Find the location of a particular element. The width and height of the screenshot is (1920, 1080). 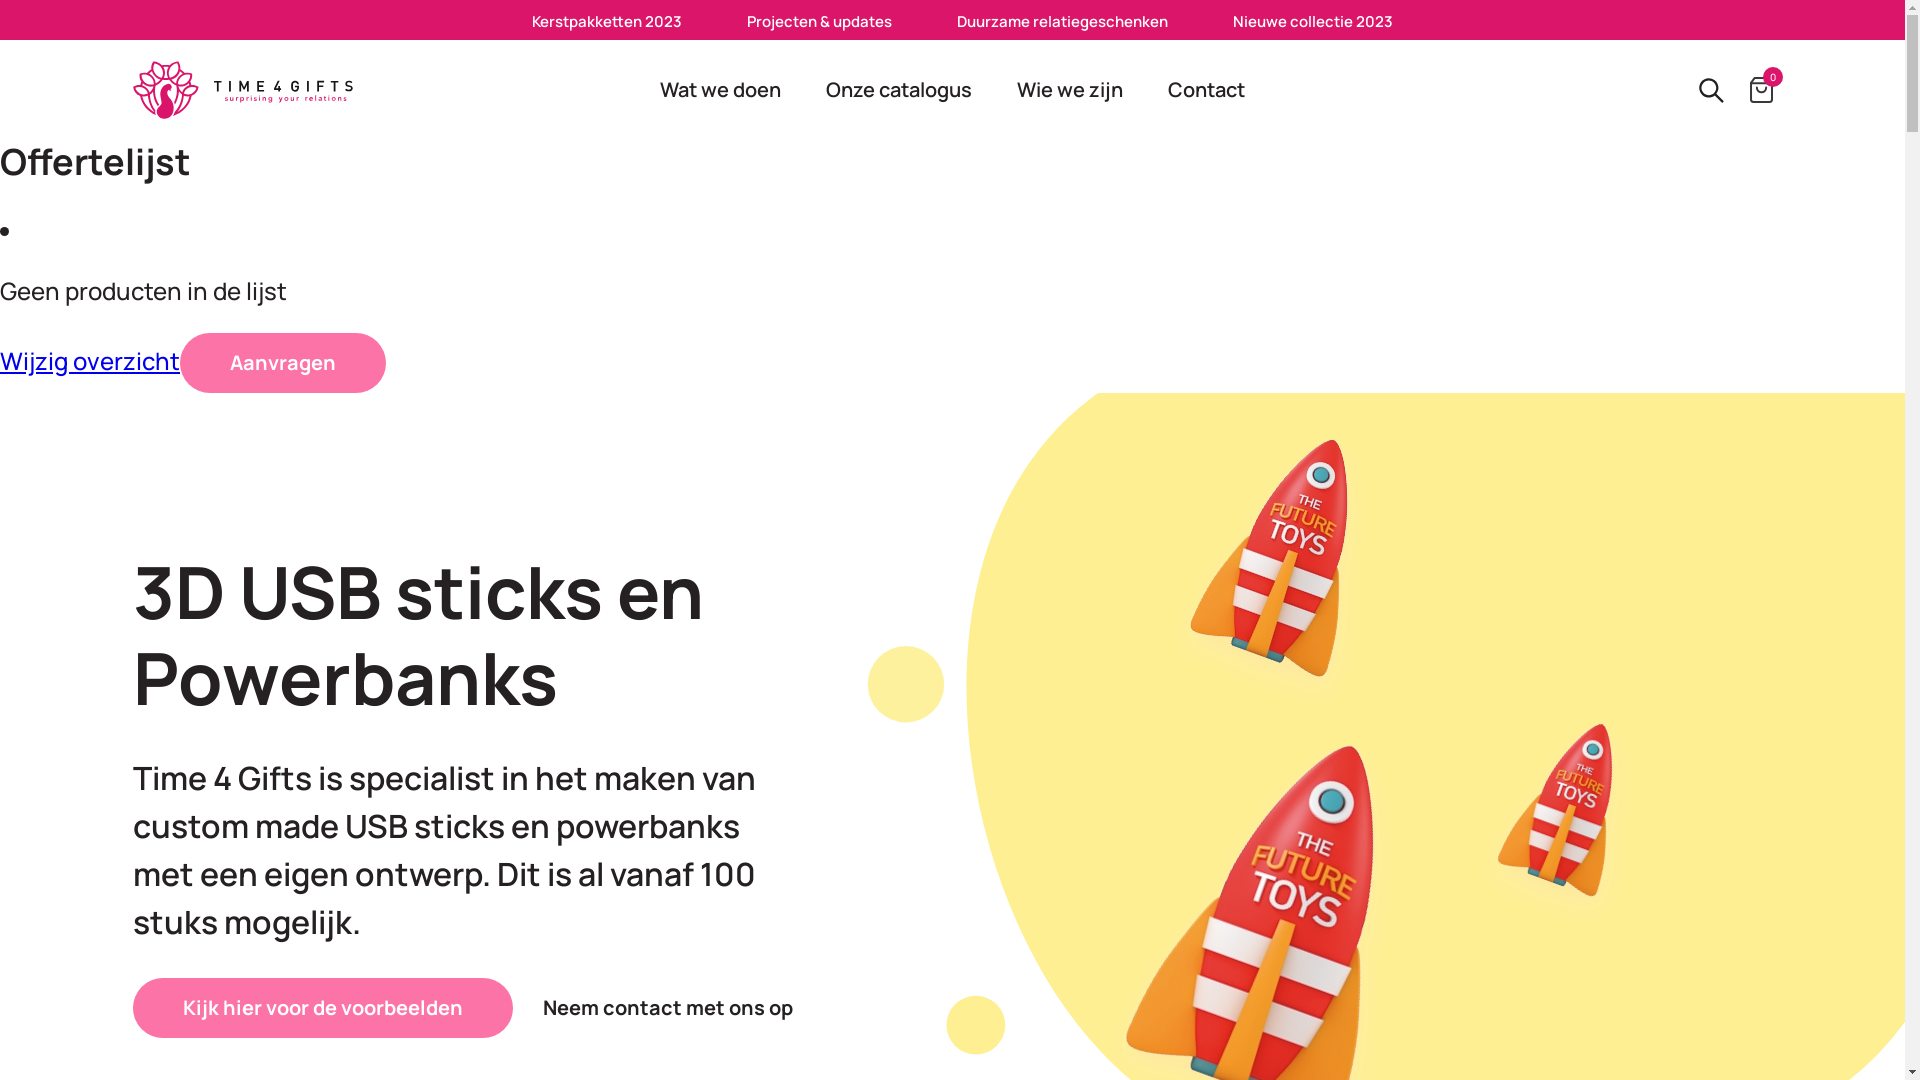

'Onze catalogus' is located at coordinates (897, 88).